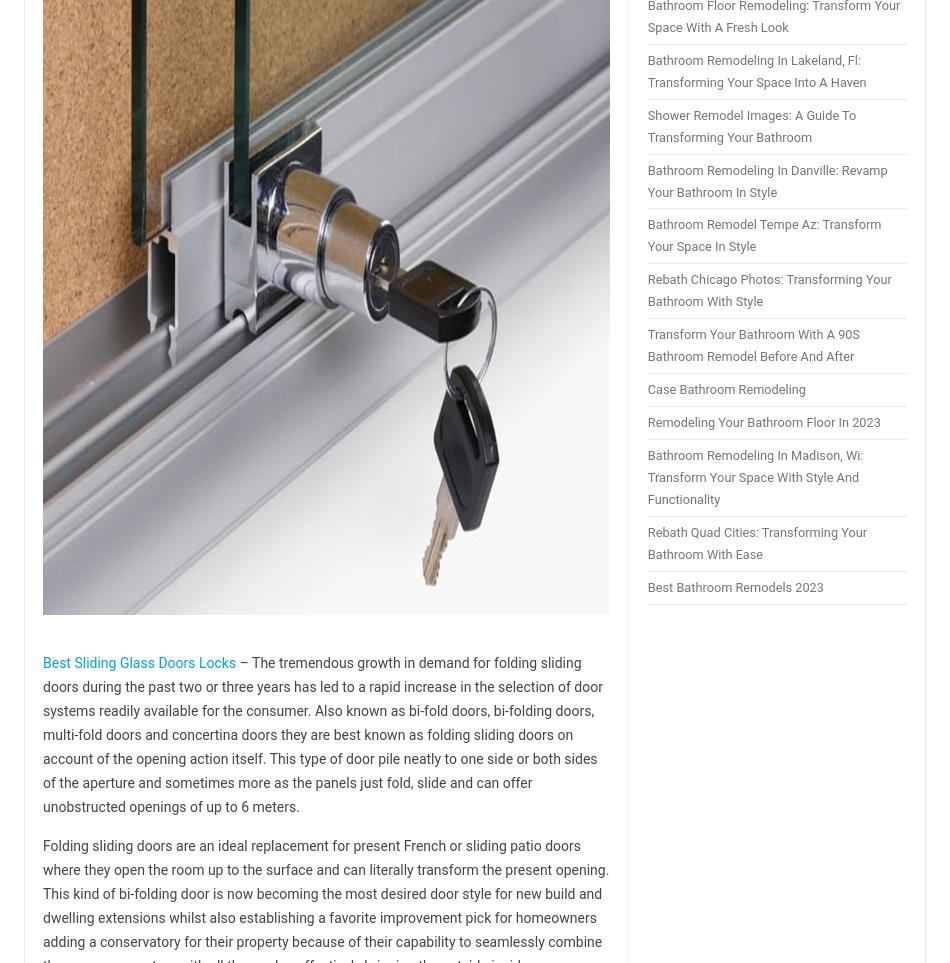 The height and width of the screenshot is (963, 950). I want to click on 'Bathroom Remodeling In Lakeland, Fl: Transforming Your Space Into A Haven', so click(755, 70).